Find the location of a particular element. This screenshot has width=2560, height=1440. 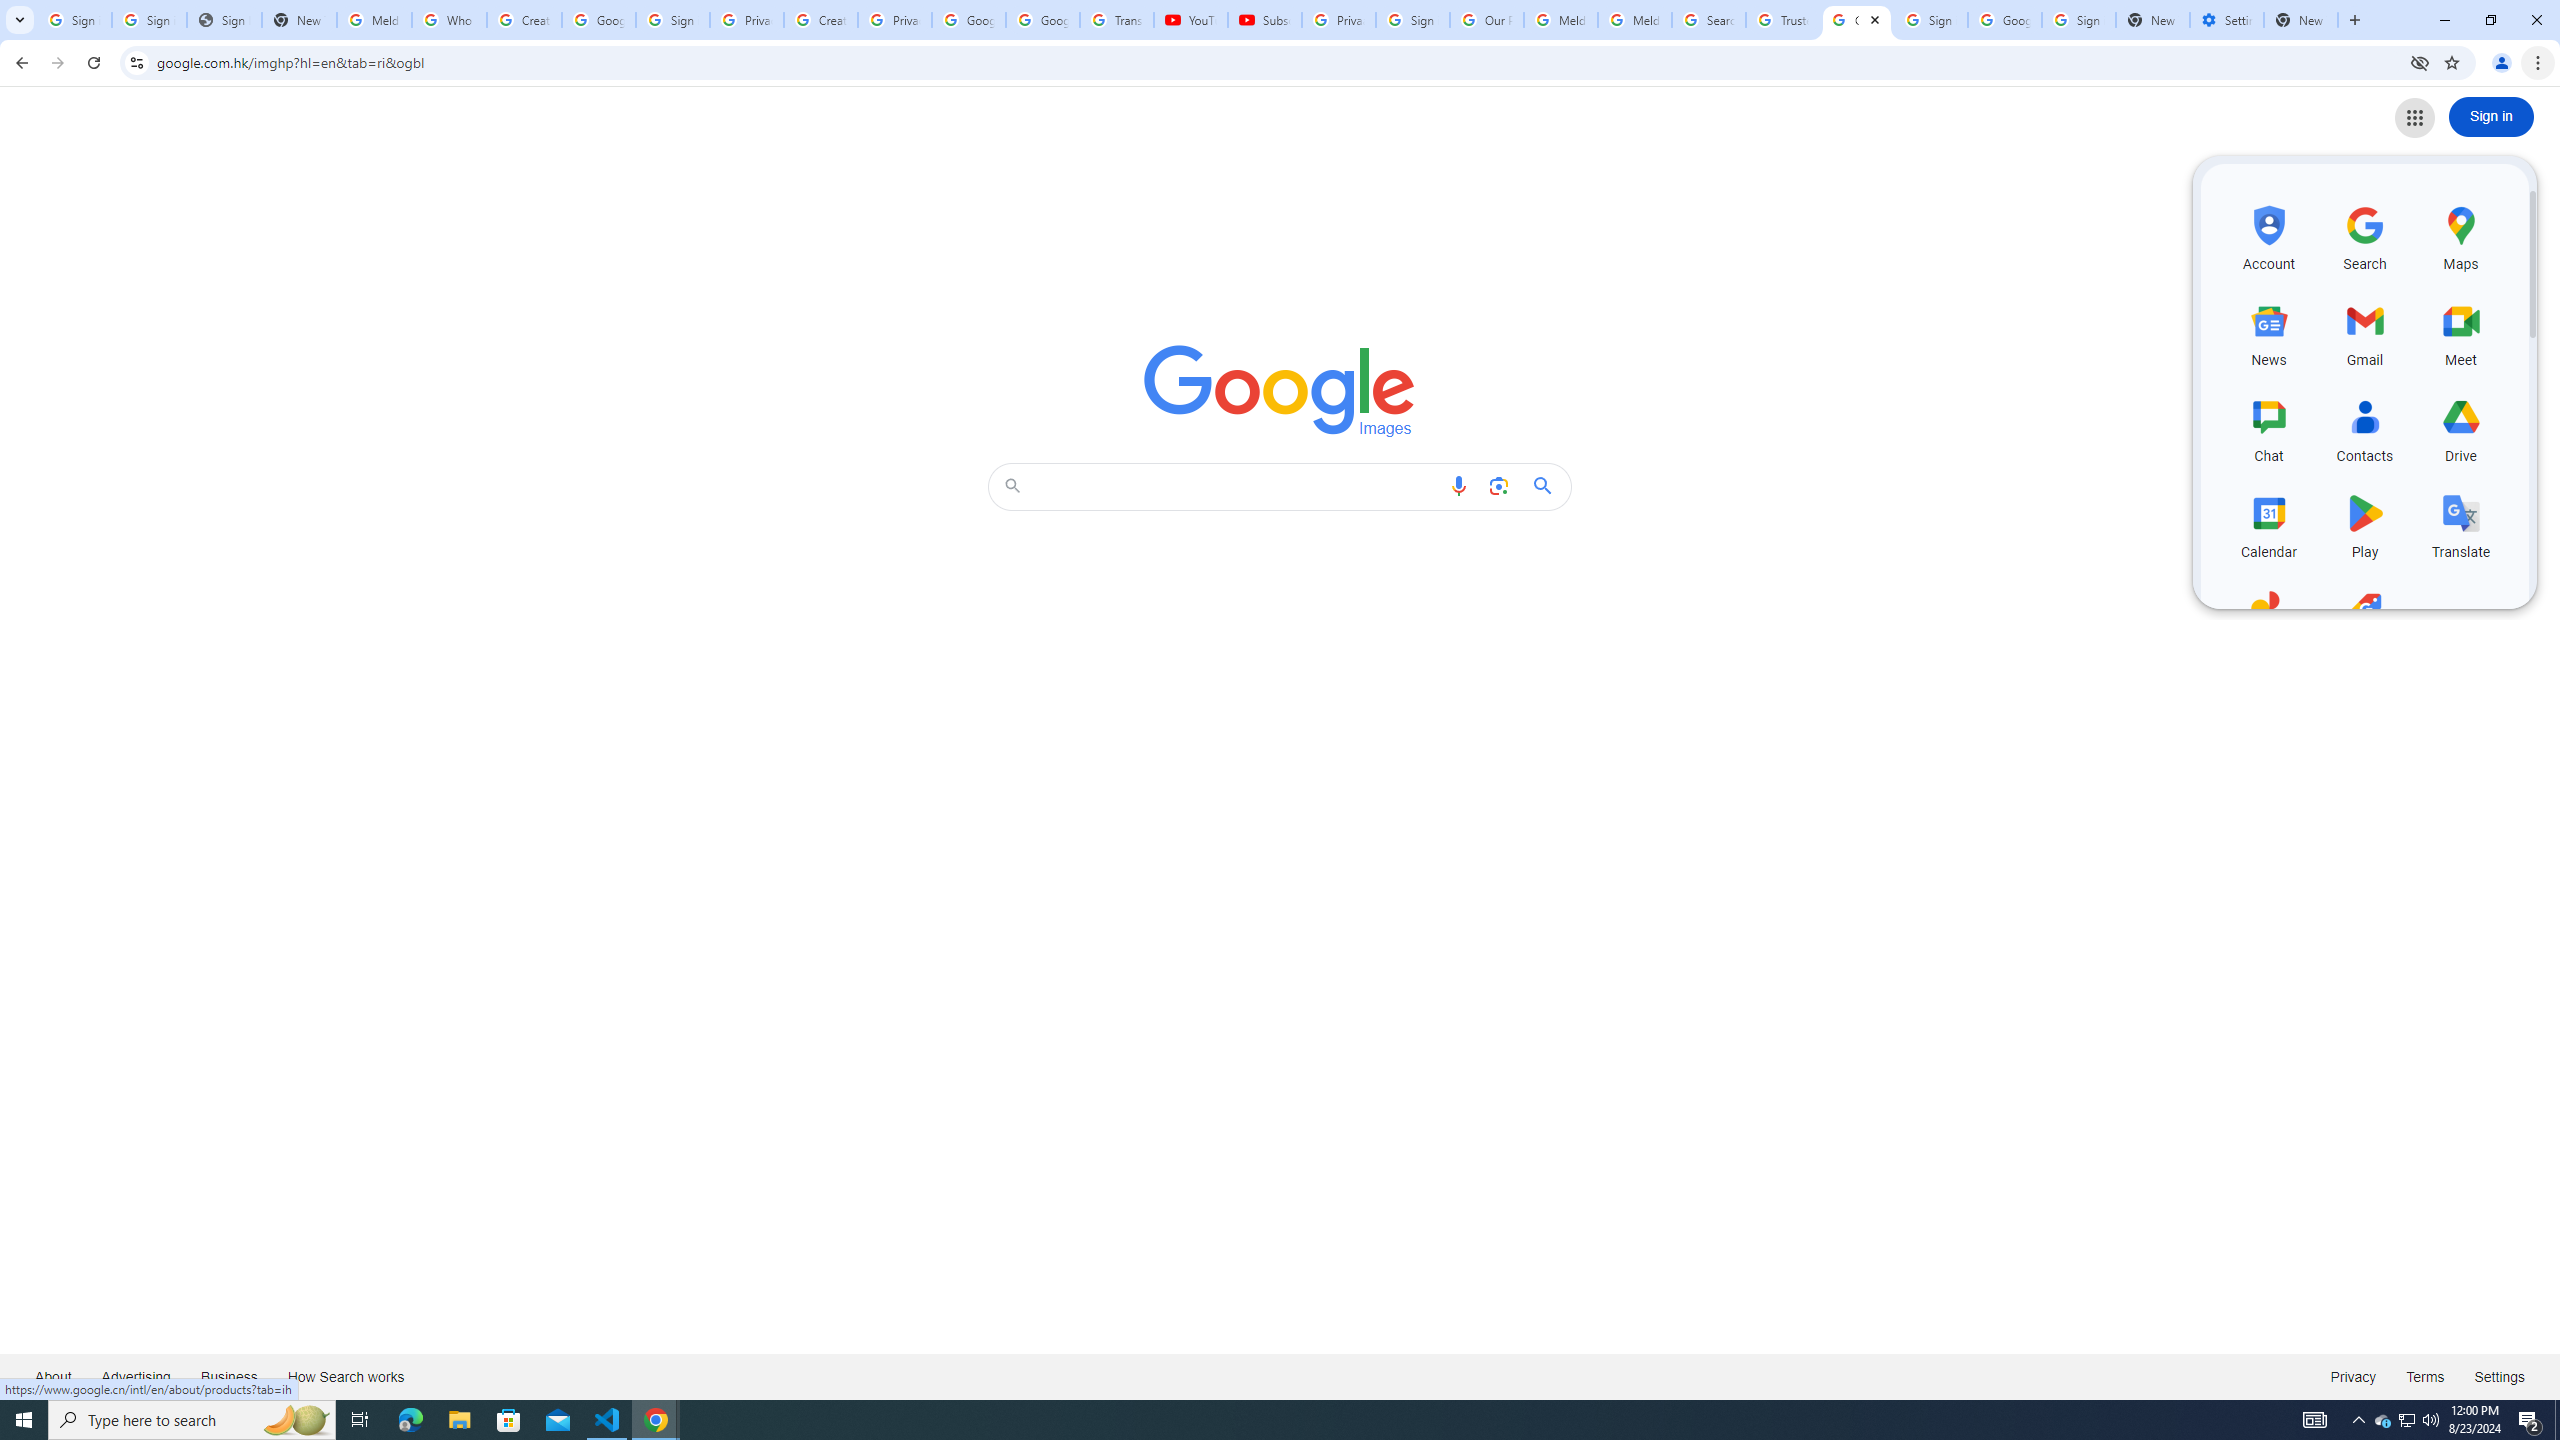

'Google Images' is located at coordinates (1280, 390).